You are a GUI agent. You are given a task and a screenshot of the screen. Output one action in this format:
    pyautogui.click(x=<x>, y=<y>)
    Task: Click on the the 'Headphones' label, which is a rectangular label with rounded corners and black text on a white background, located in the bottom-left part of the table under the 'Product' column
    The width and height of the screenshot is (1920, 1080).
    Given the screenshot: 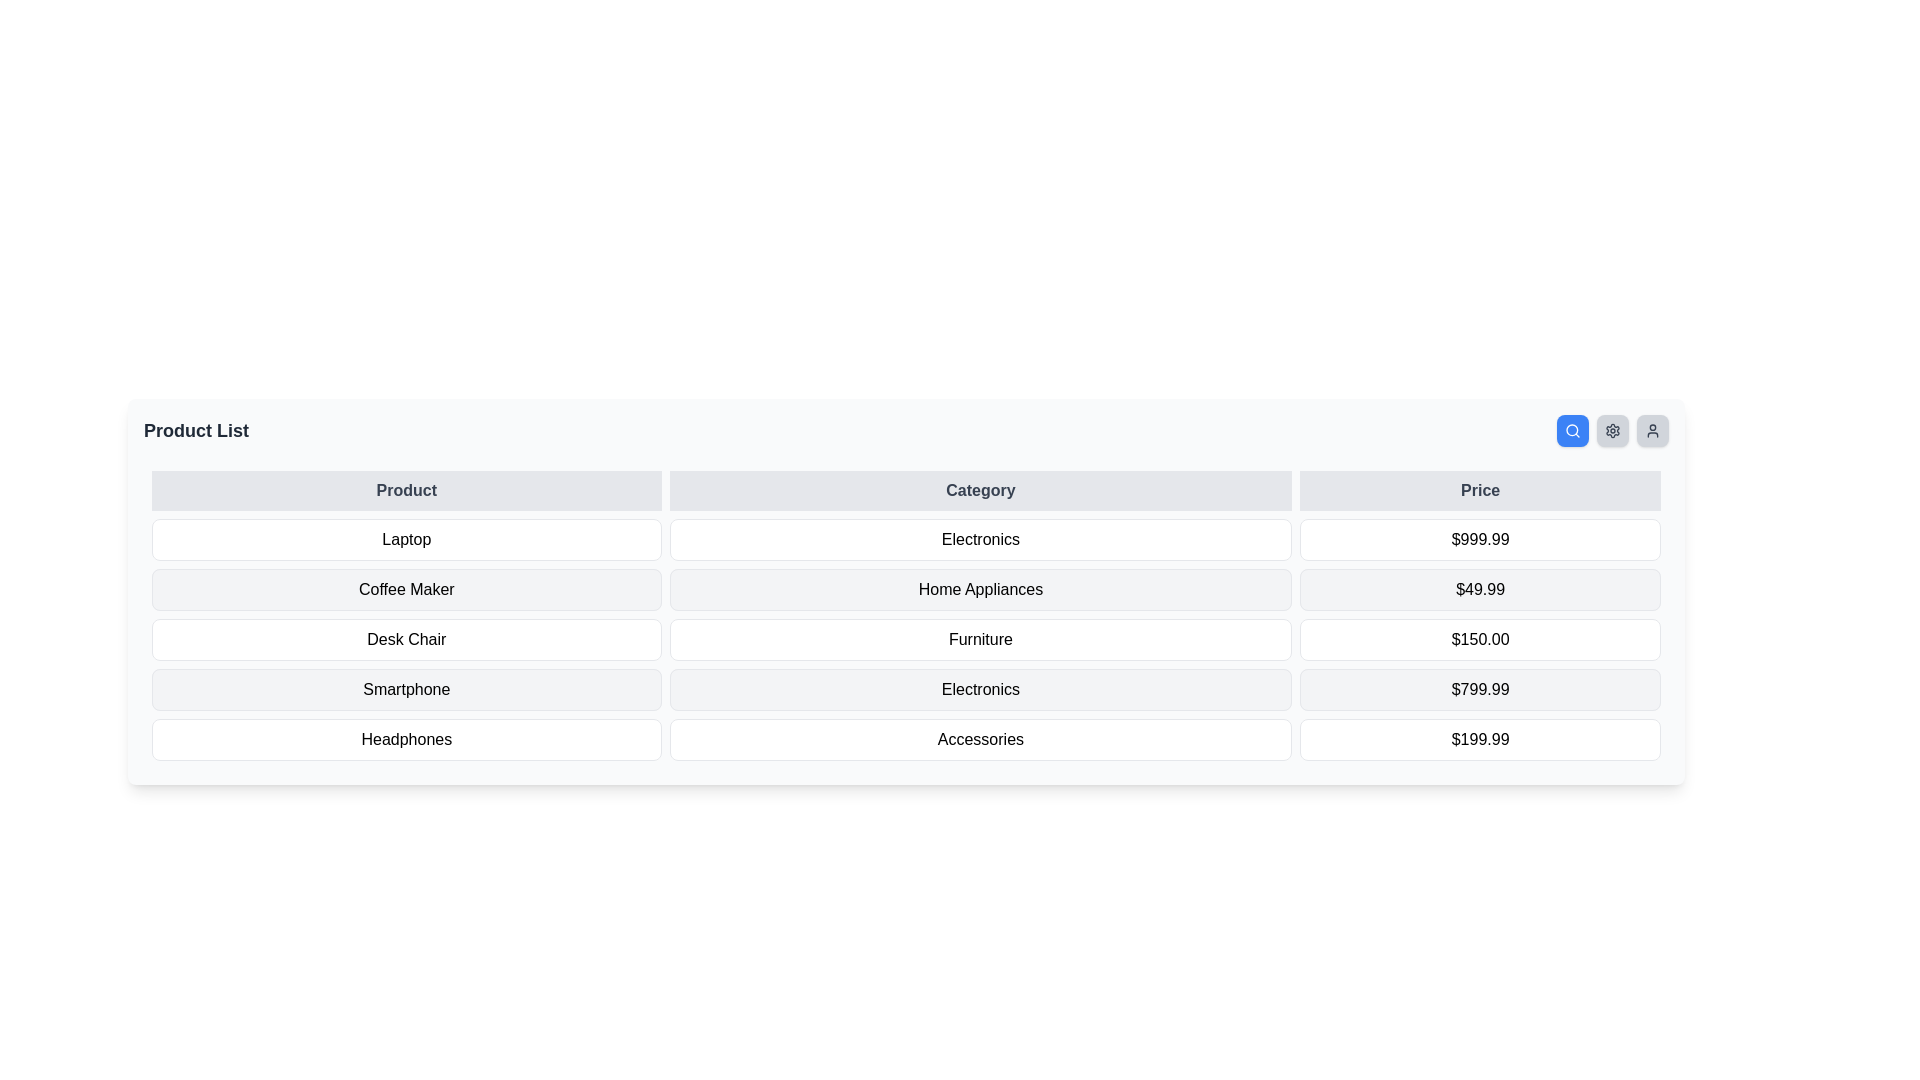 What is the action you would take?
    pyautogui.click(x=405, y=740)
    